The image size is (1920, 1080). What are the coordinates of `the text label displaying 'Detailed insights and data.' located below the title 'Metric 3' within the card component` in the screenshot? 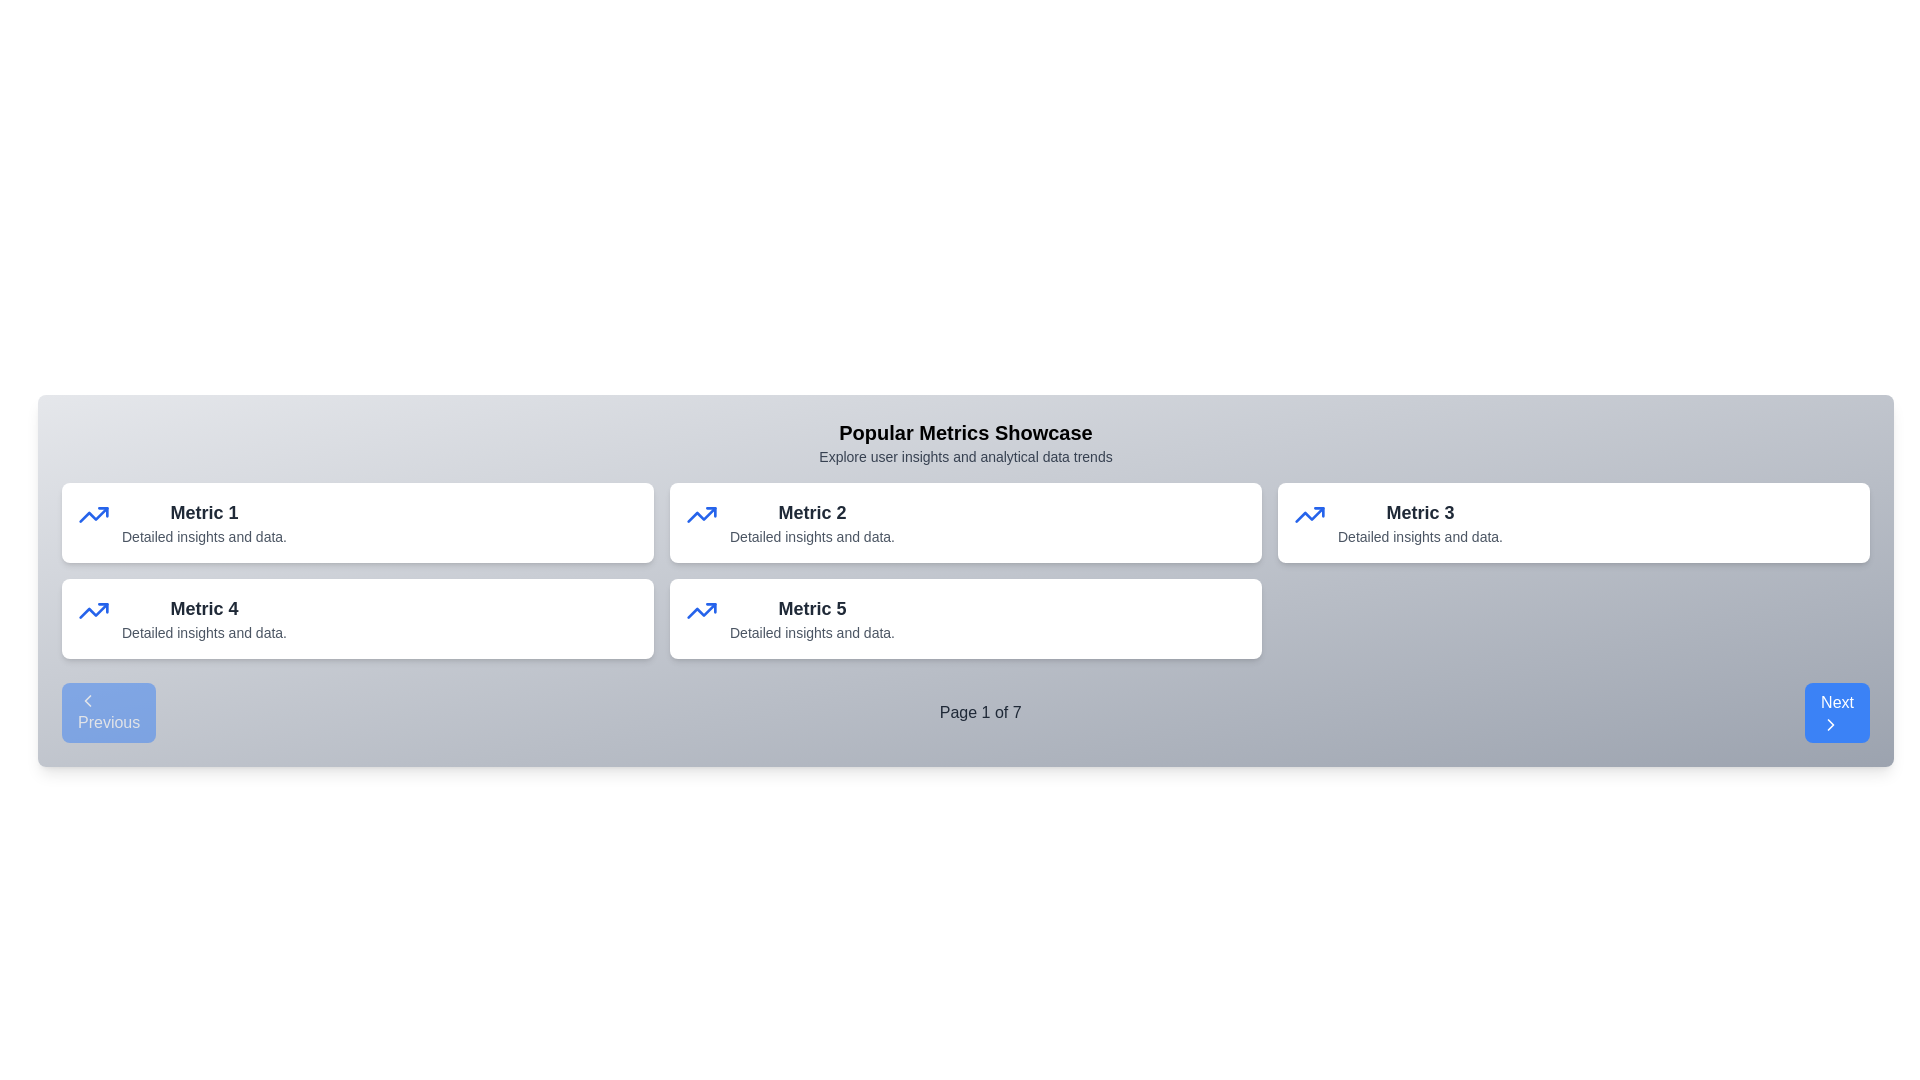 It's located at (1419, 535).